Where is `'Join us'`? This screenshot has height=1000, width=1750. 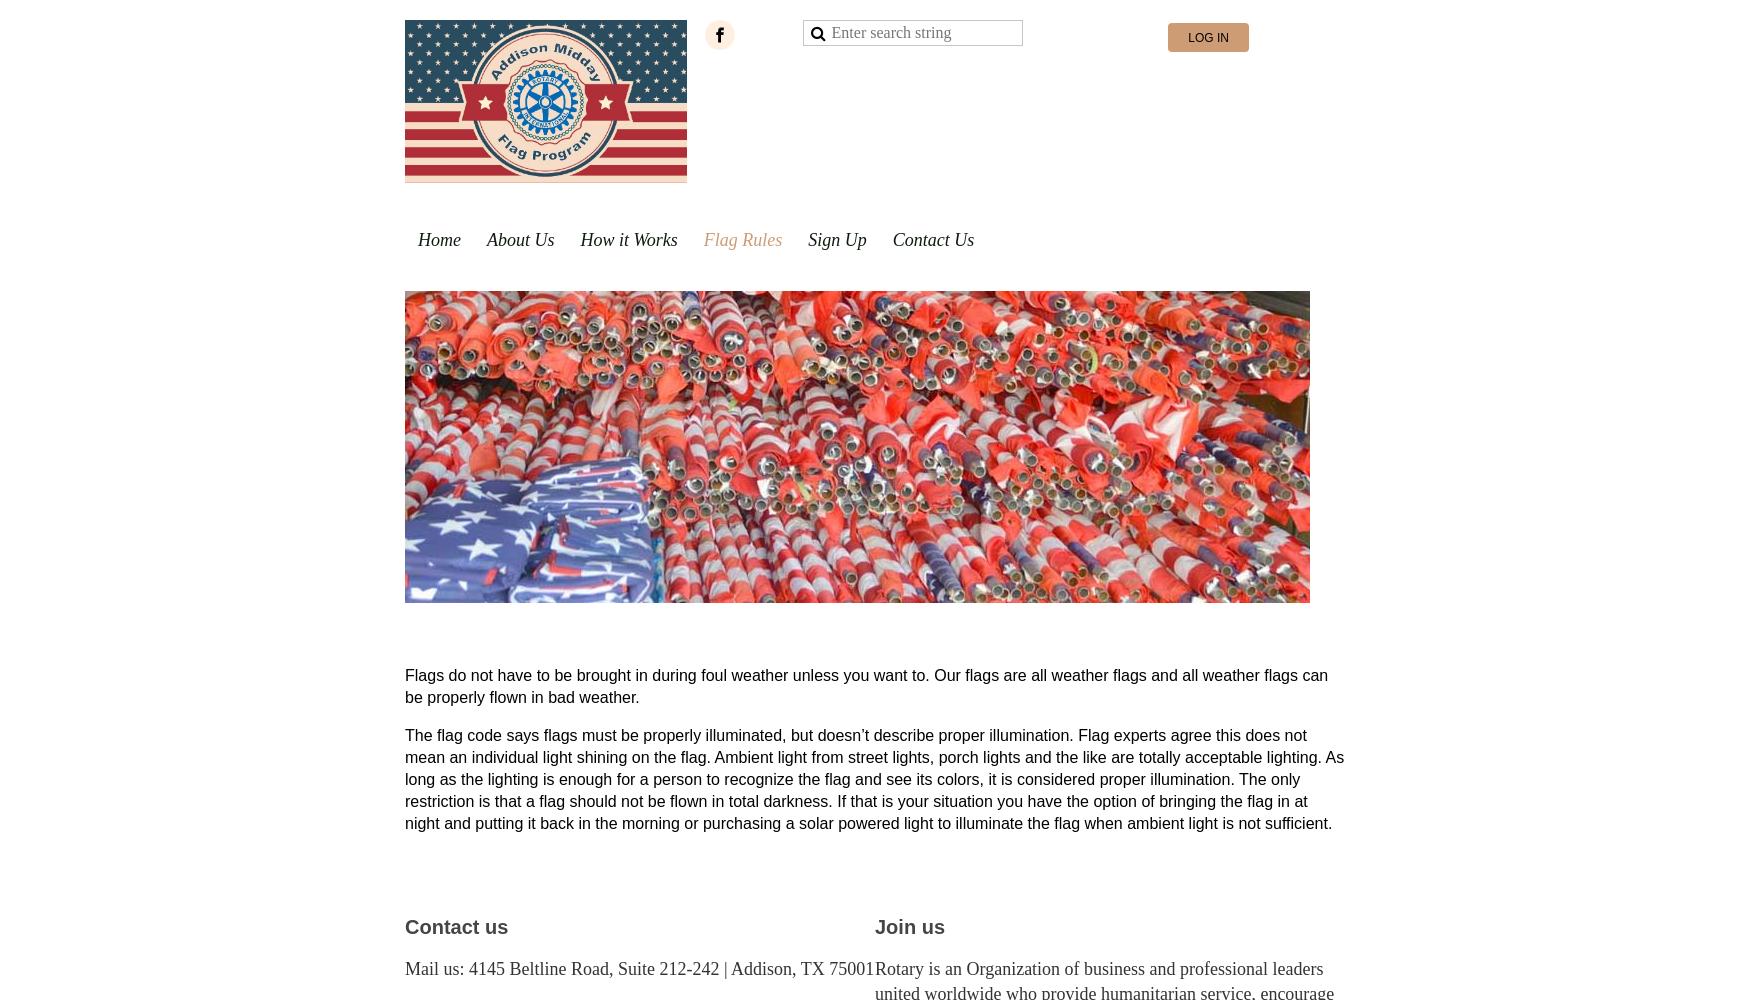
'Join us' is located at coordinates (909, 927).